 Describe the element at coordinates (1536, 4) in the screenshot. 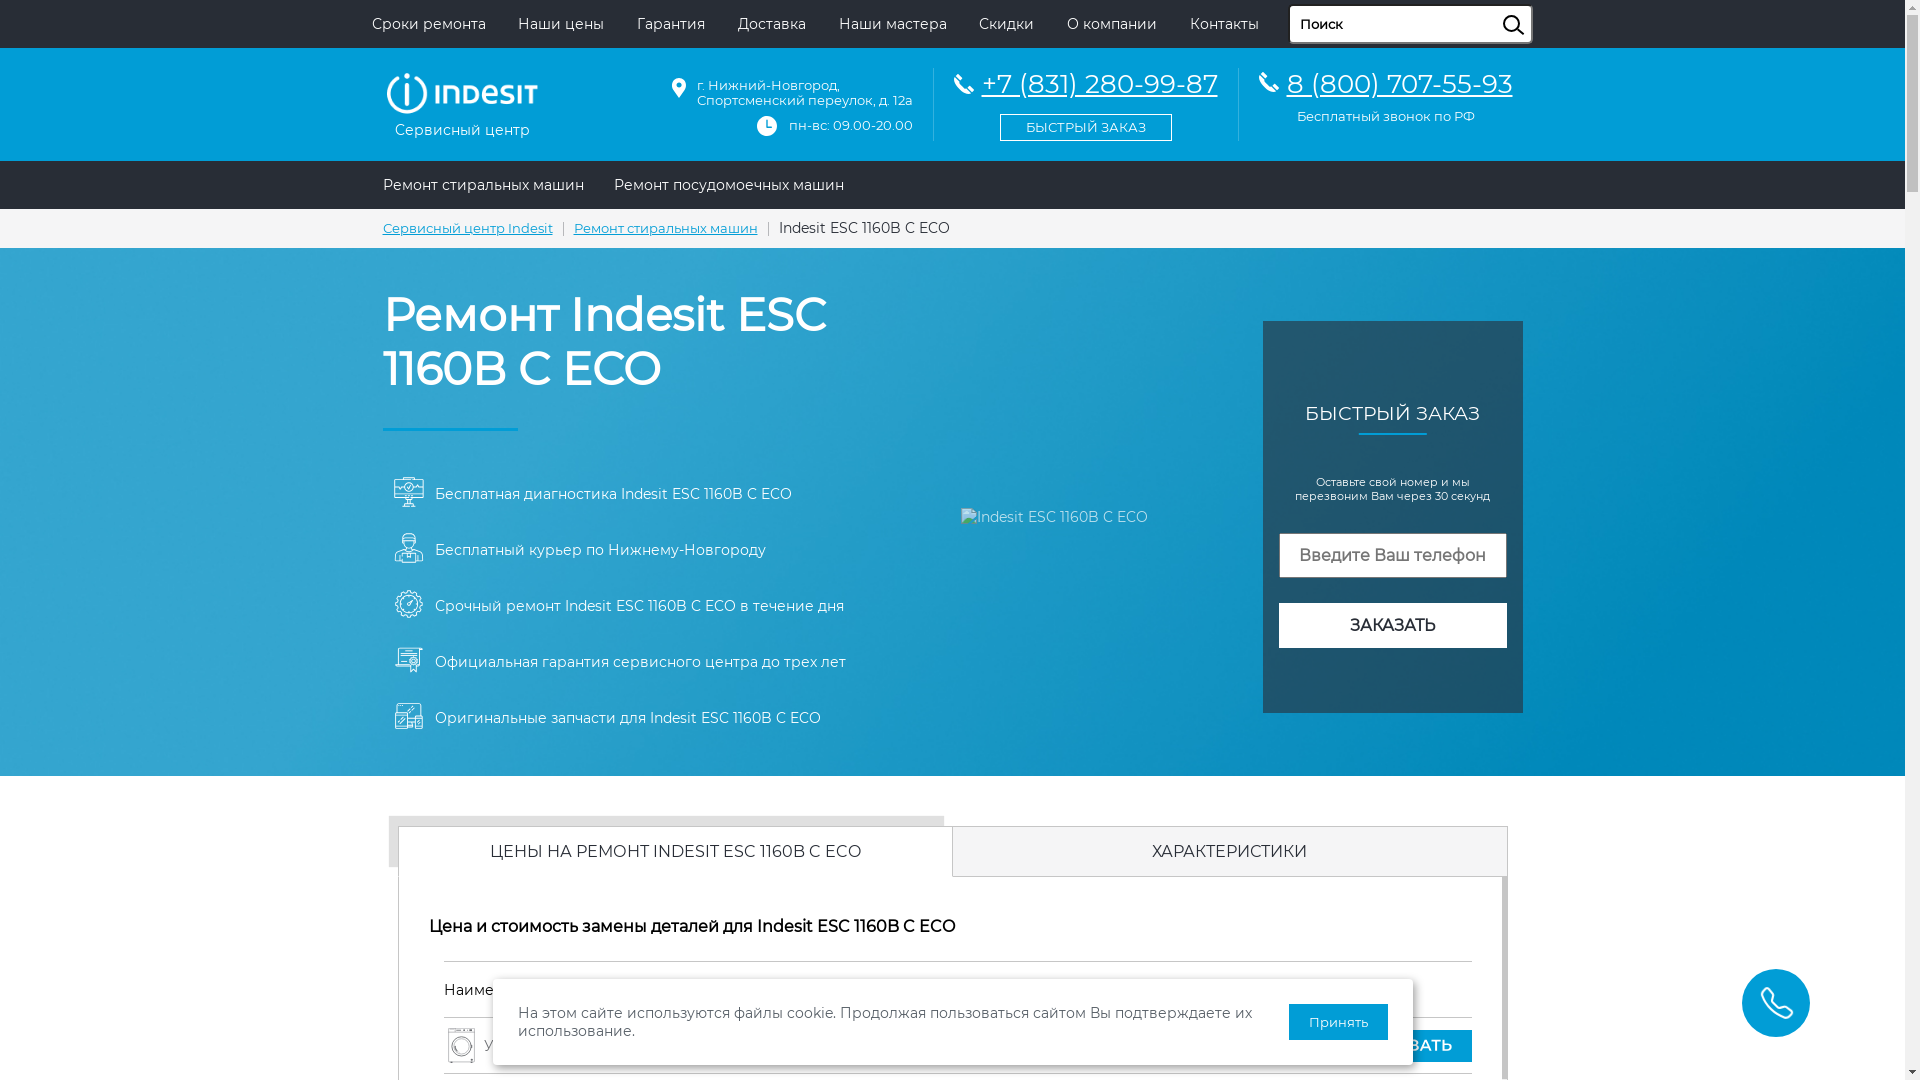

I see `'sisea.search'` at that location.